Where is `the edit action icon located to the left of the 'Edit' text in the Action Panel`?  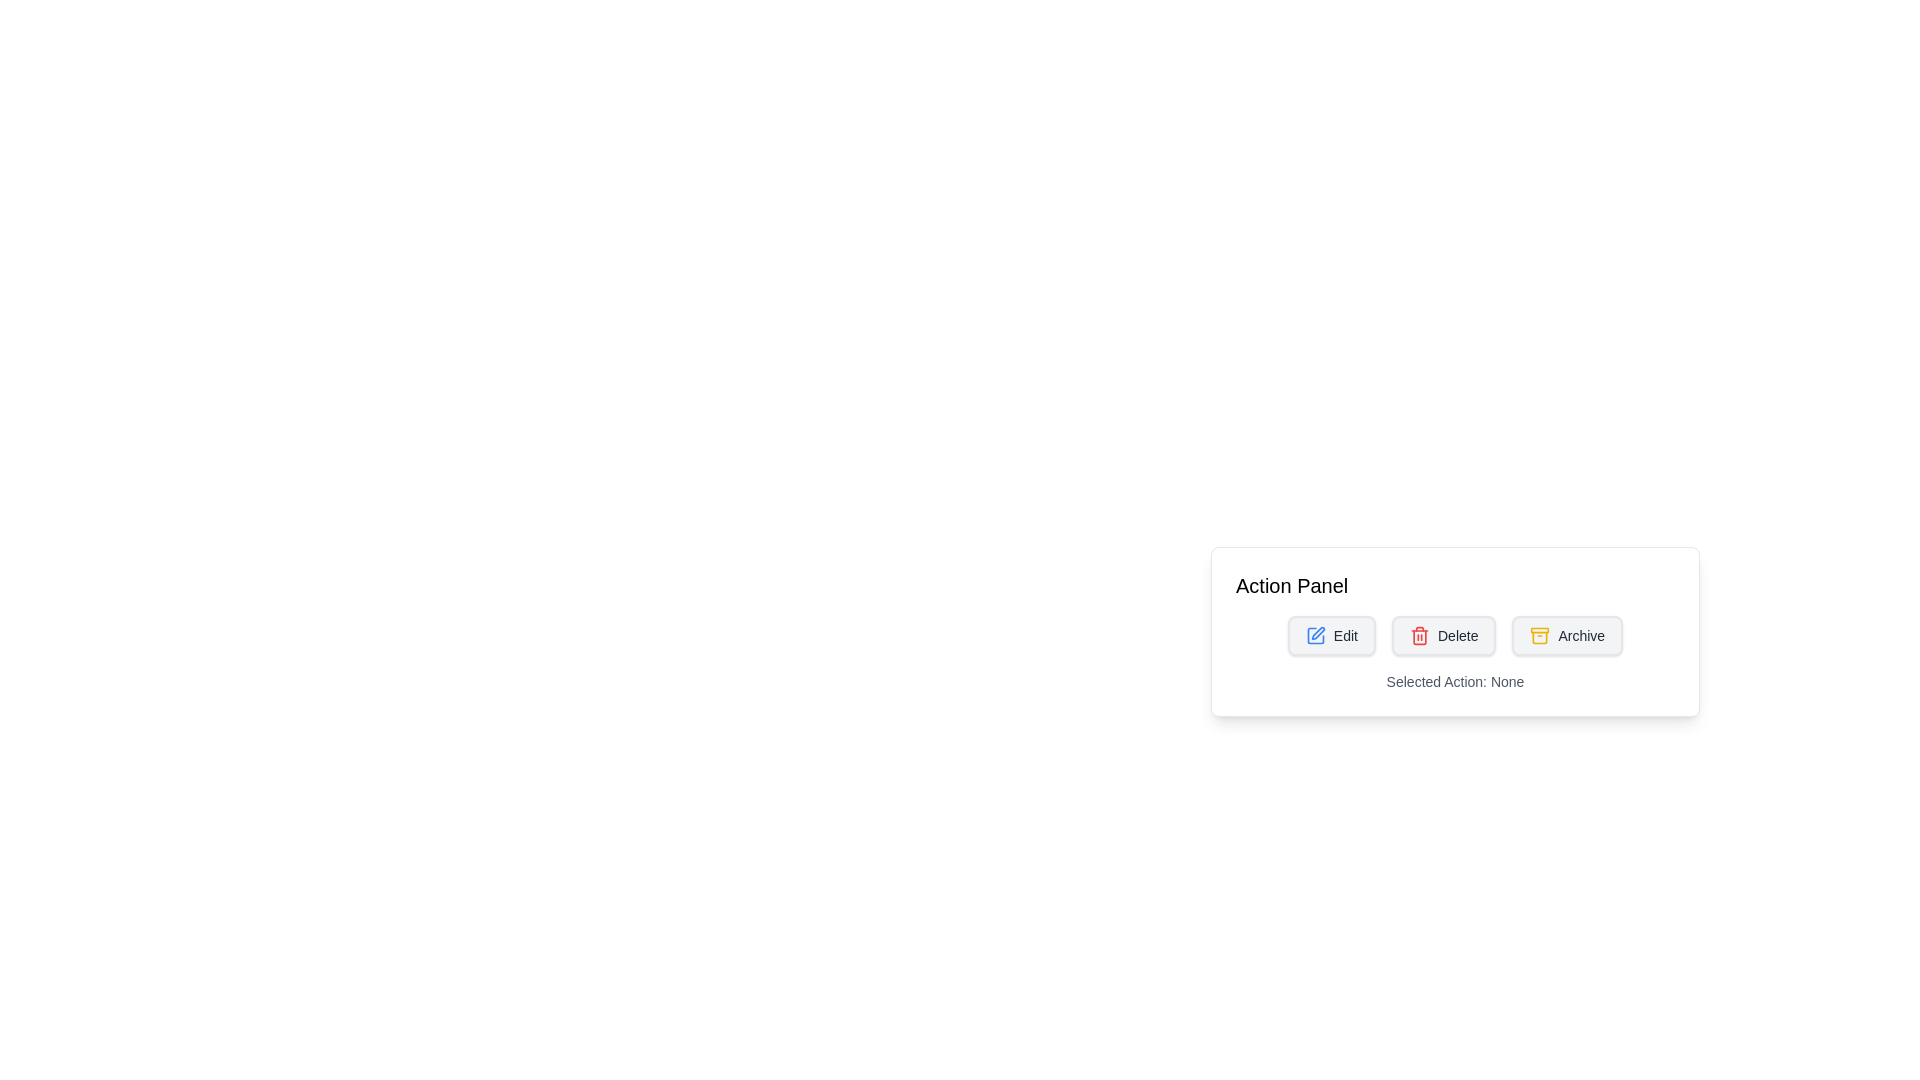 the edit action icon located to the left of the 'Edit' text in the Action Panel is located at coordinates (1315, 636).